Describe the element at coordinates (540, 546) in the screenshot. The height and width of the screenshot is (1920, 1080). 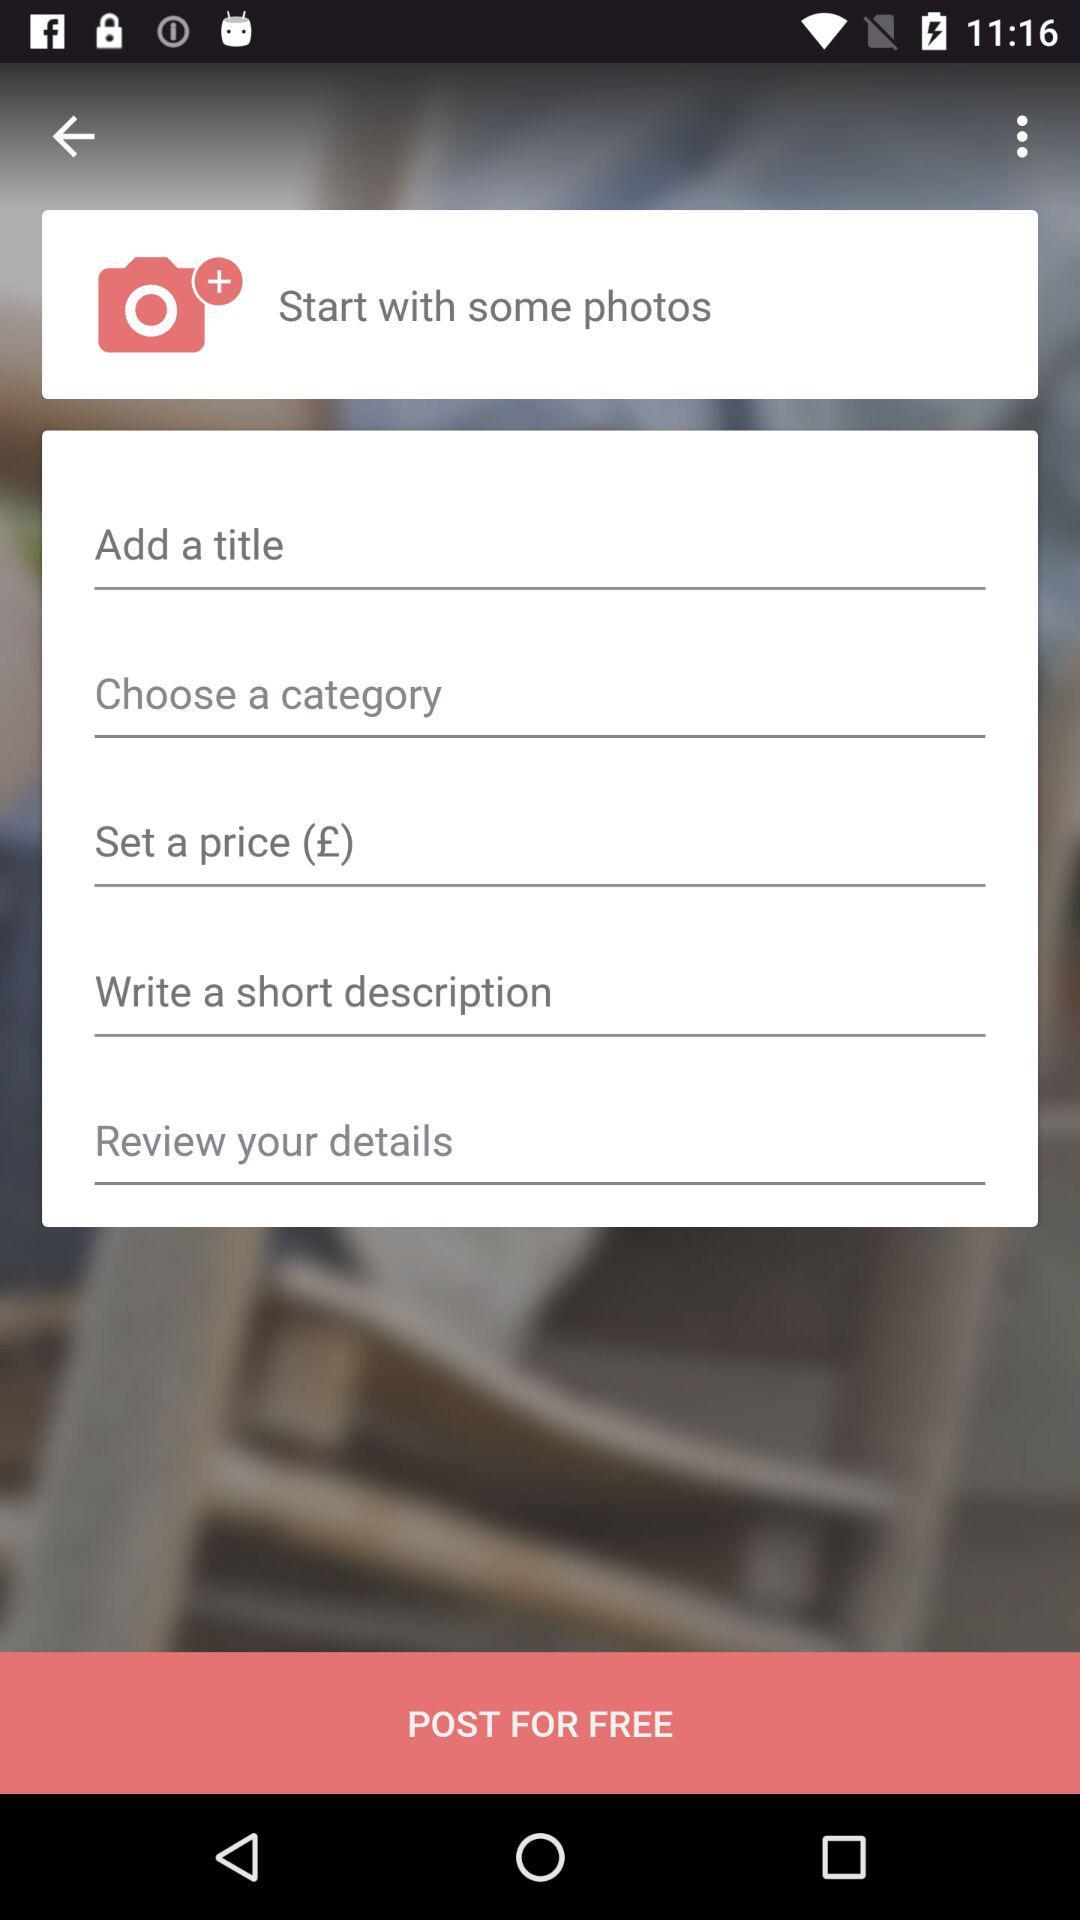
I see `a title` at that location.